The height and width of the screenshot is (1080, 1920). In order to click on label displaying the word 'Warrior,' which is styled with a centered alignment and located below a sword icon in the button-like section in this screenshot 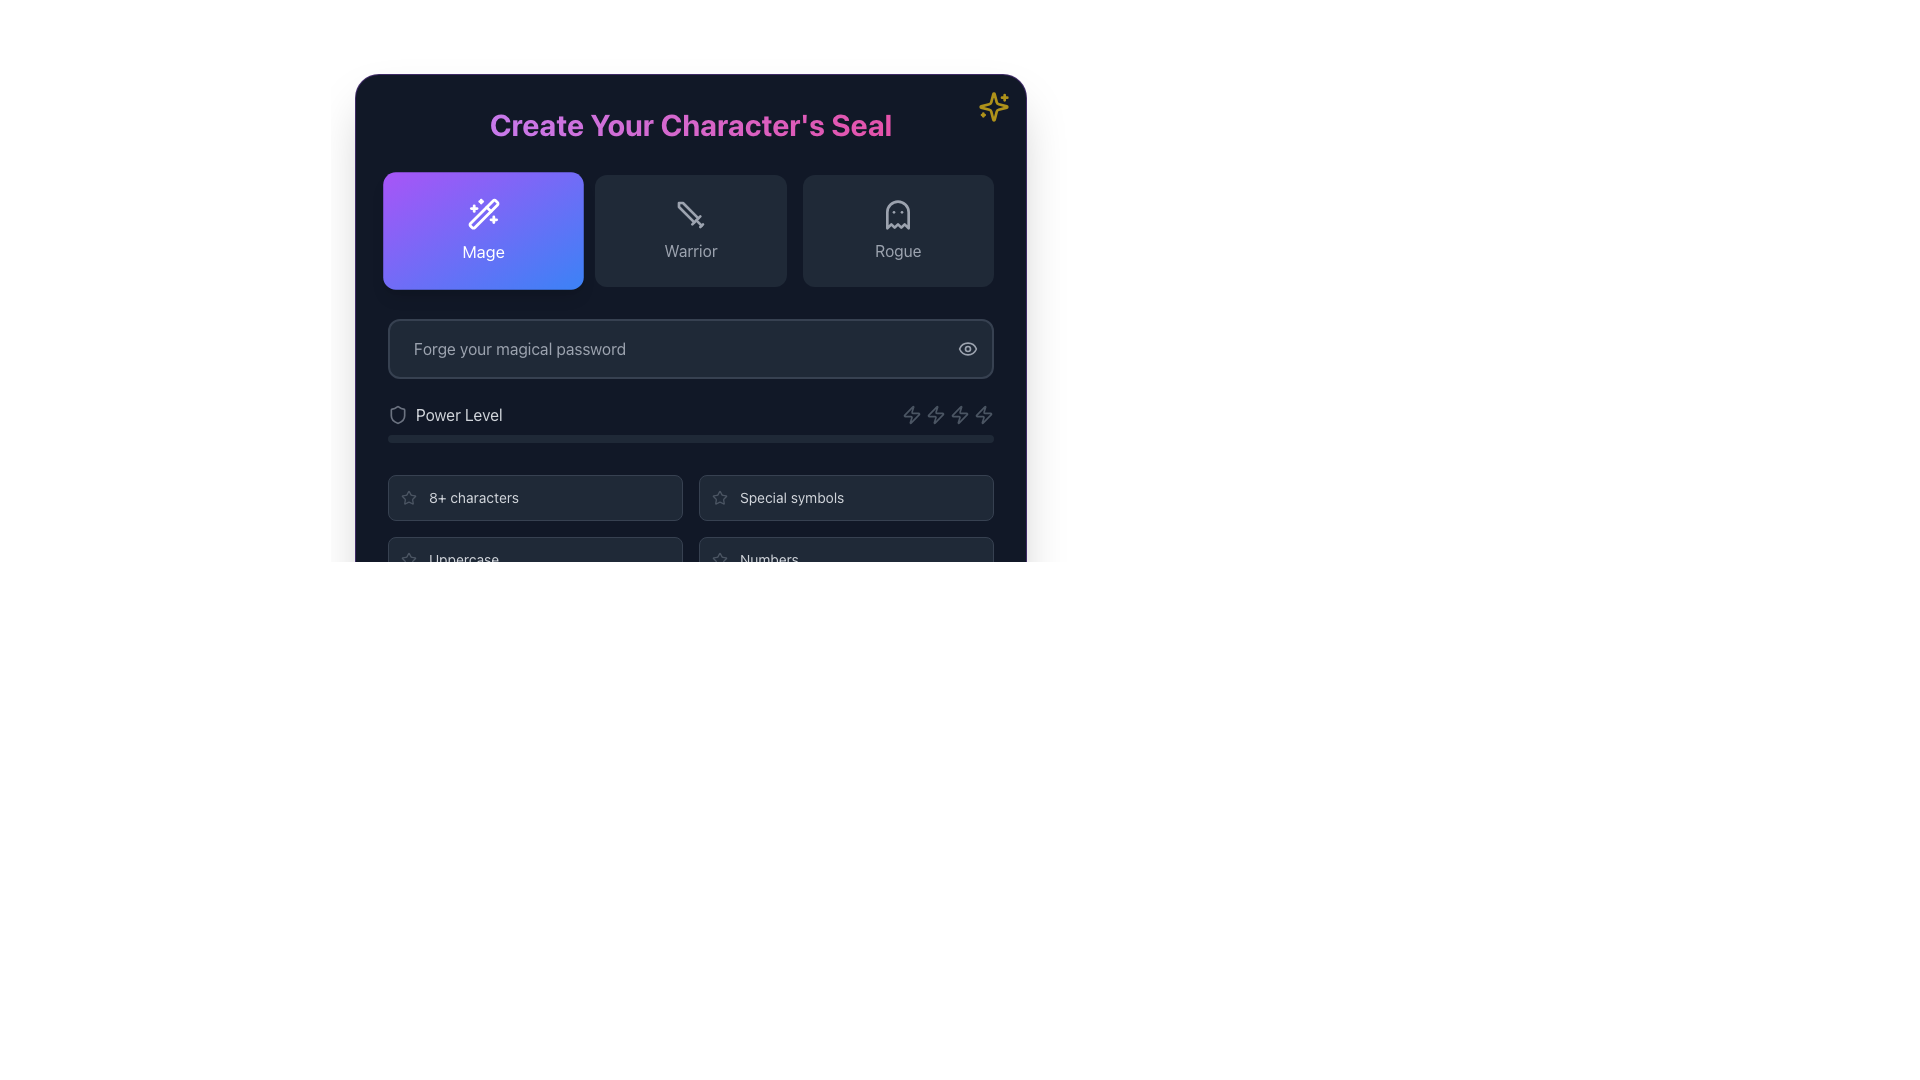, I will do `click(691, 249)`.